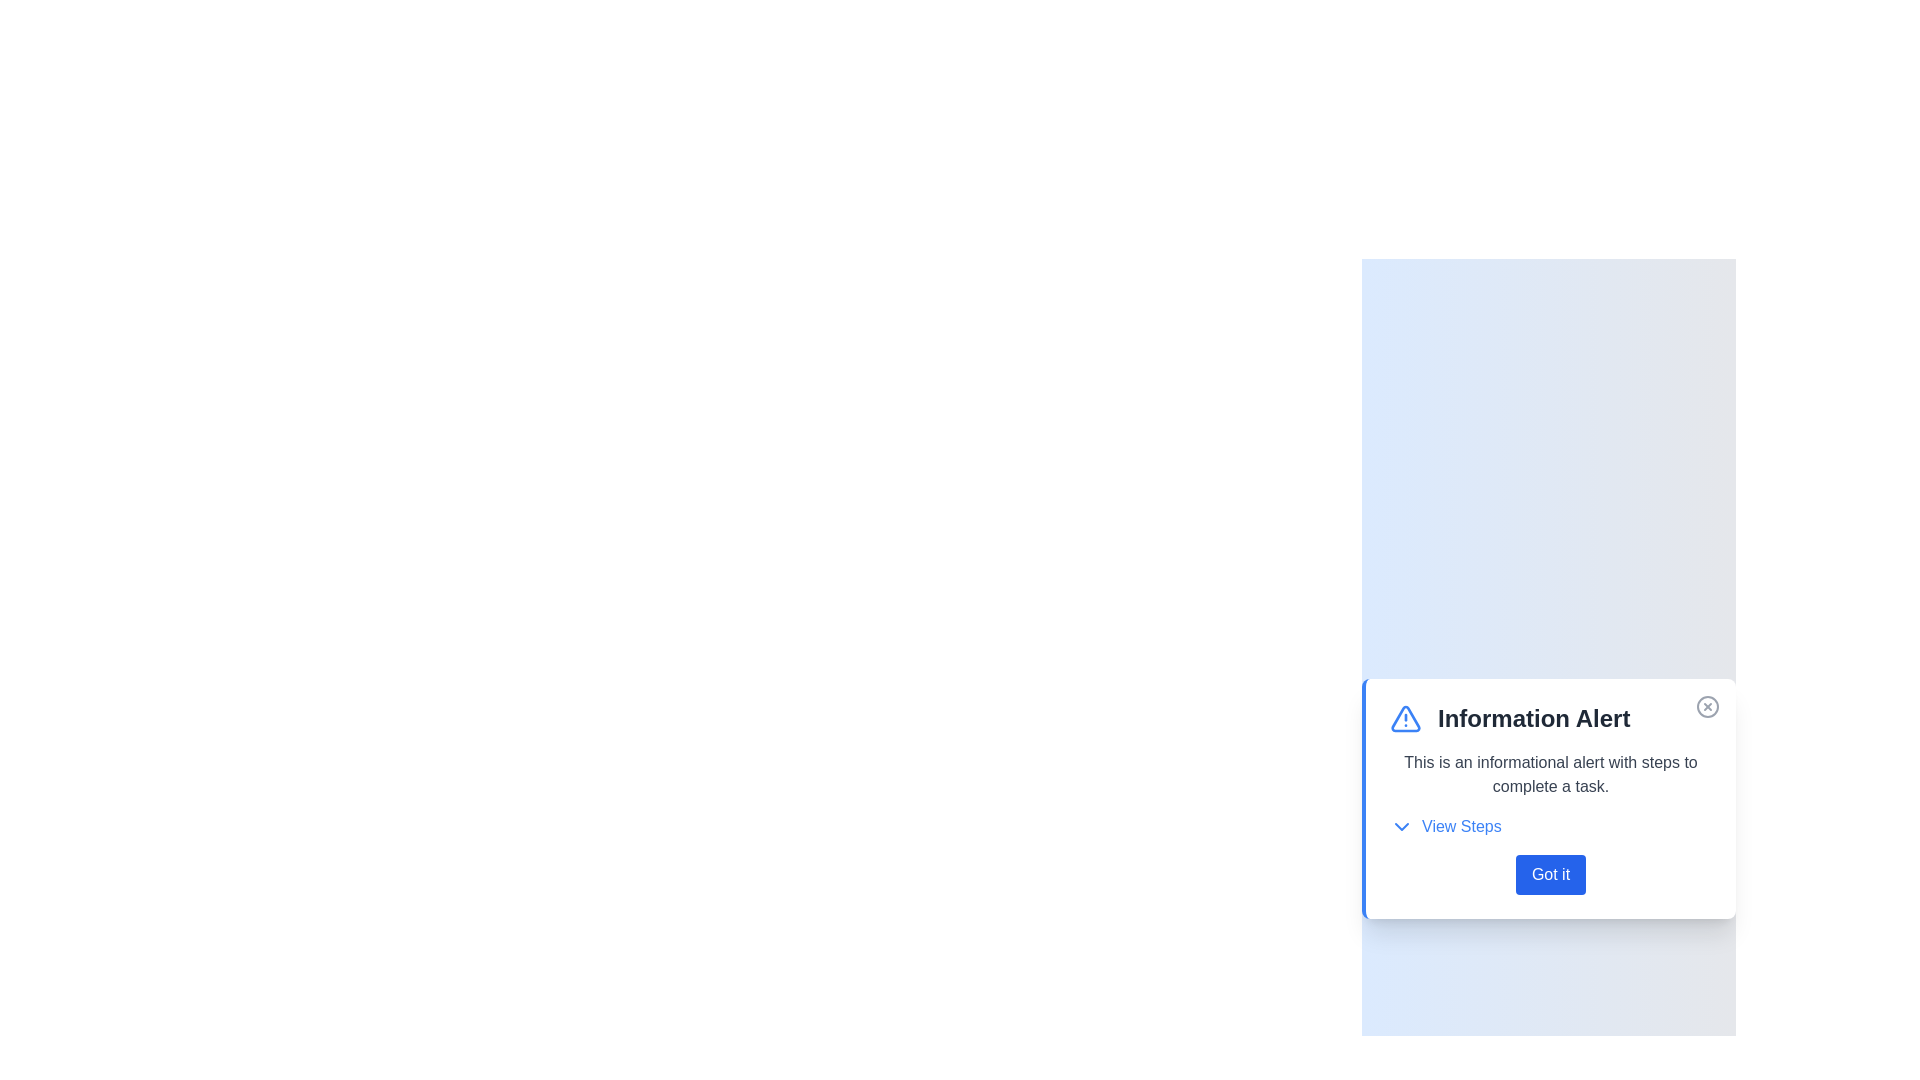  I want to click on the close button at the top-right corner of the alert box to dismiss it, so click(1707, 705).